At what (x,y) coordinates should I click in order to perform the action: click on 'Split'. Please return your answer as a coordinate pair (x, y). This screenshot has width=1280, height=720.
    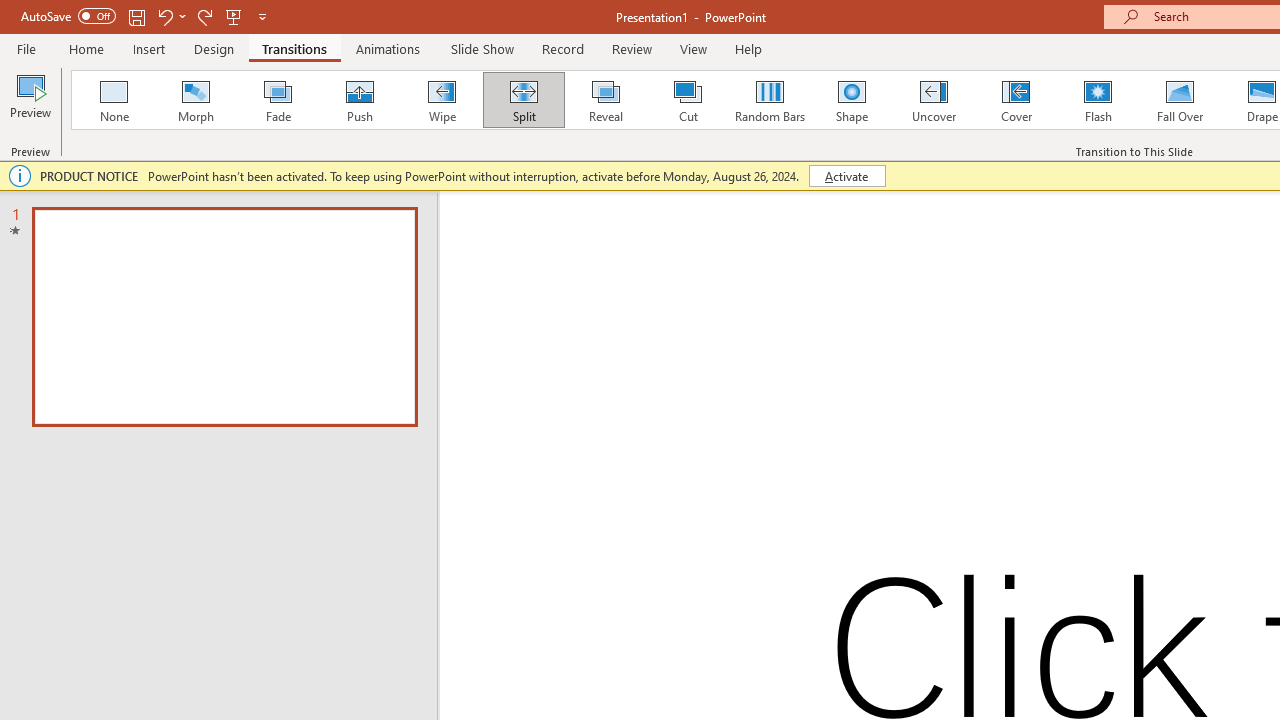
    Looking at the image, I should click on (523, 100).